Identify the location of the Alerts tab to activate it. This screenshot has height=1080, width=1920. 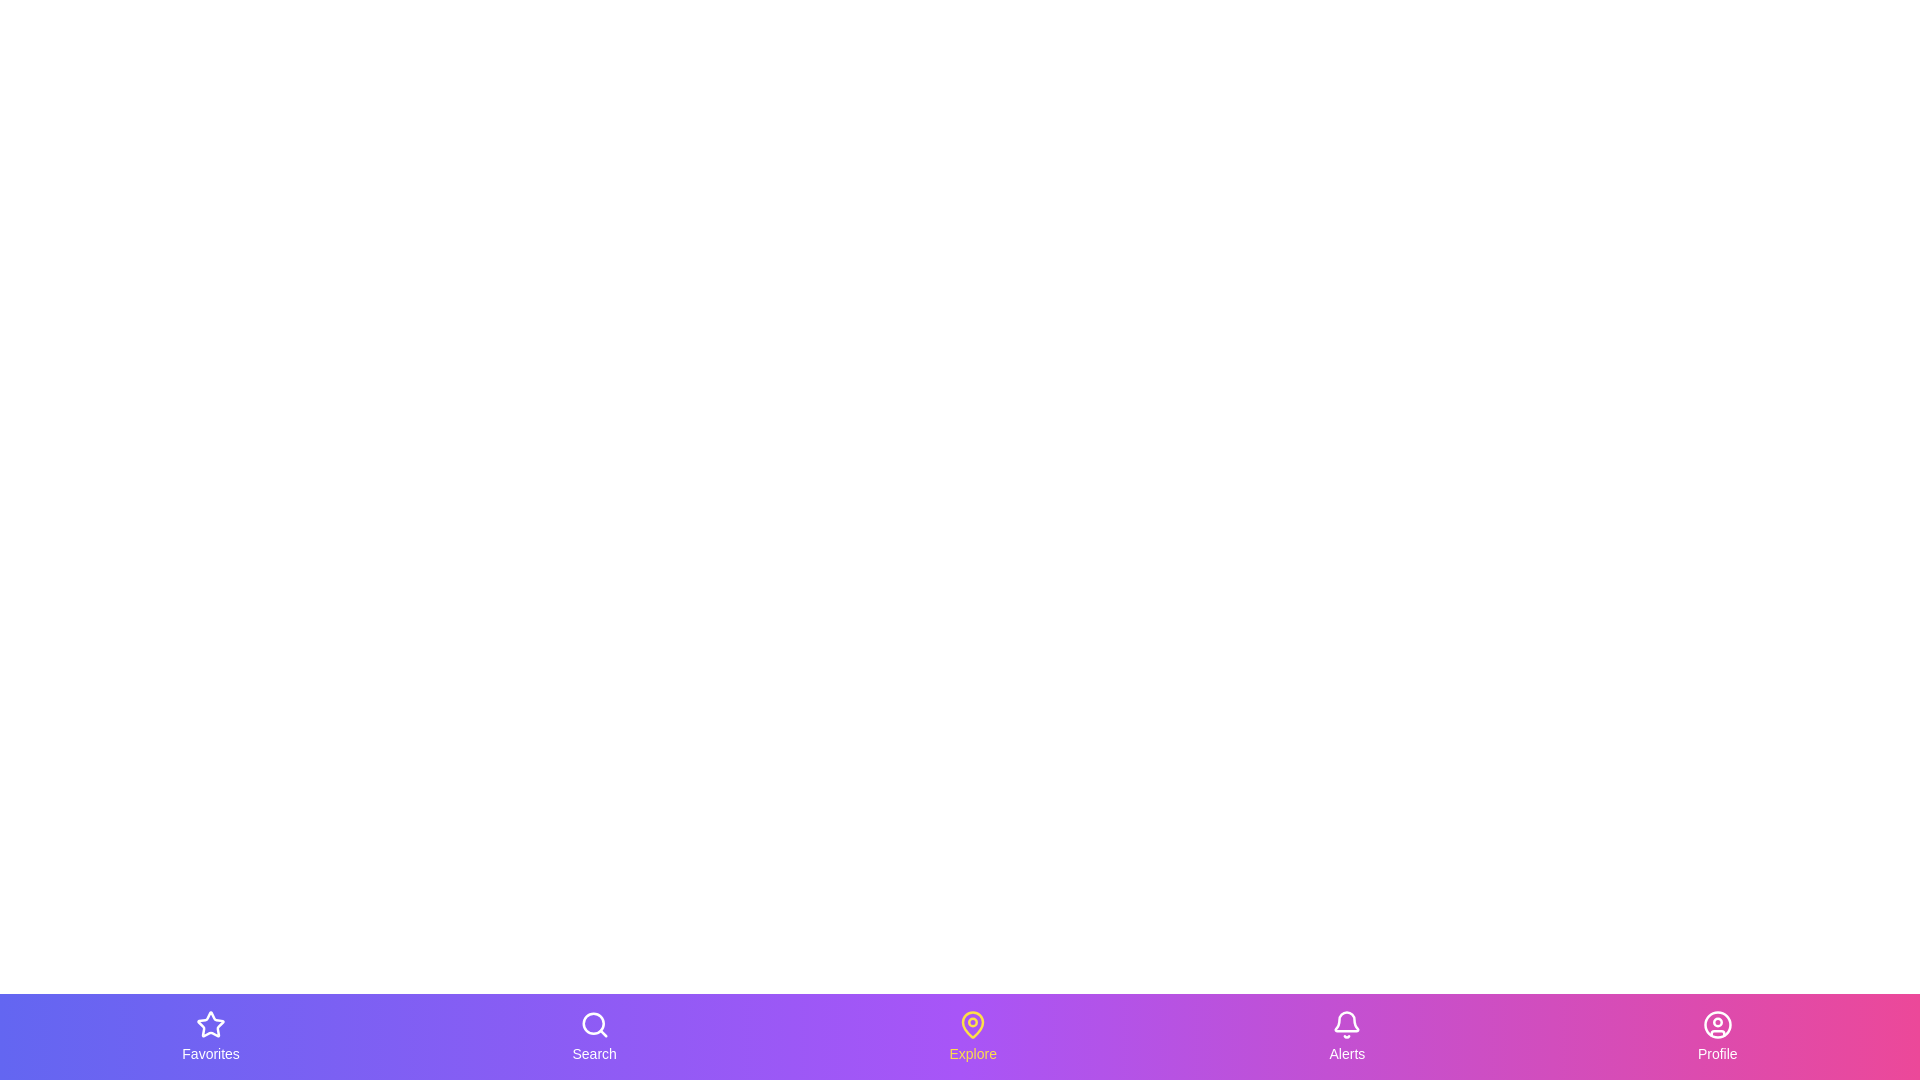
(1347, 1036).